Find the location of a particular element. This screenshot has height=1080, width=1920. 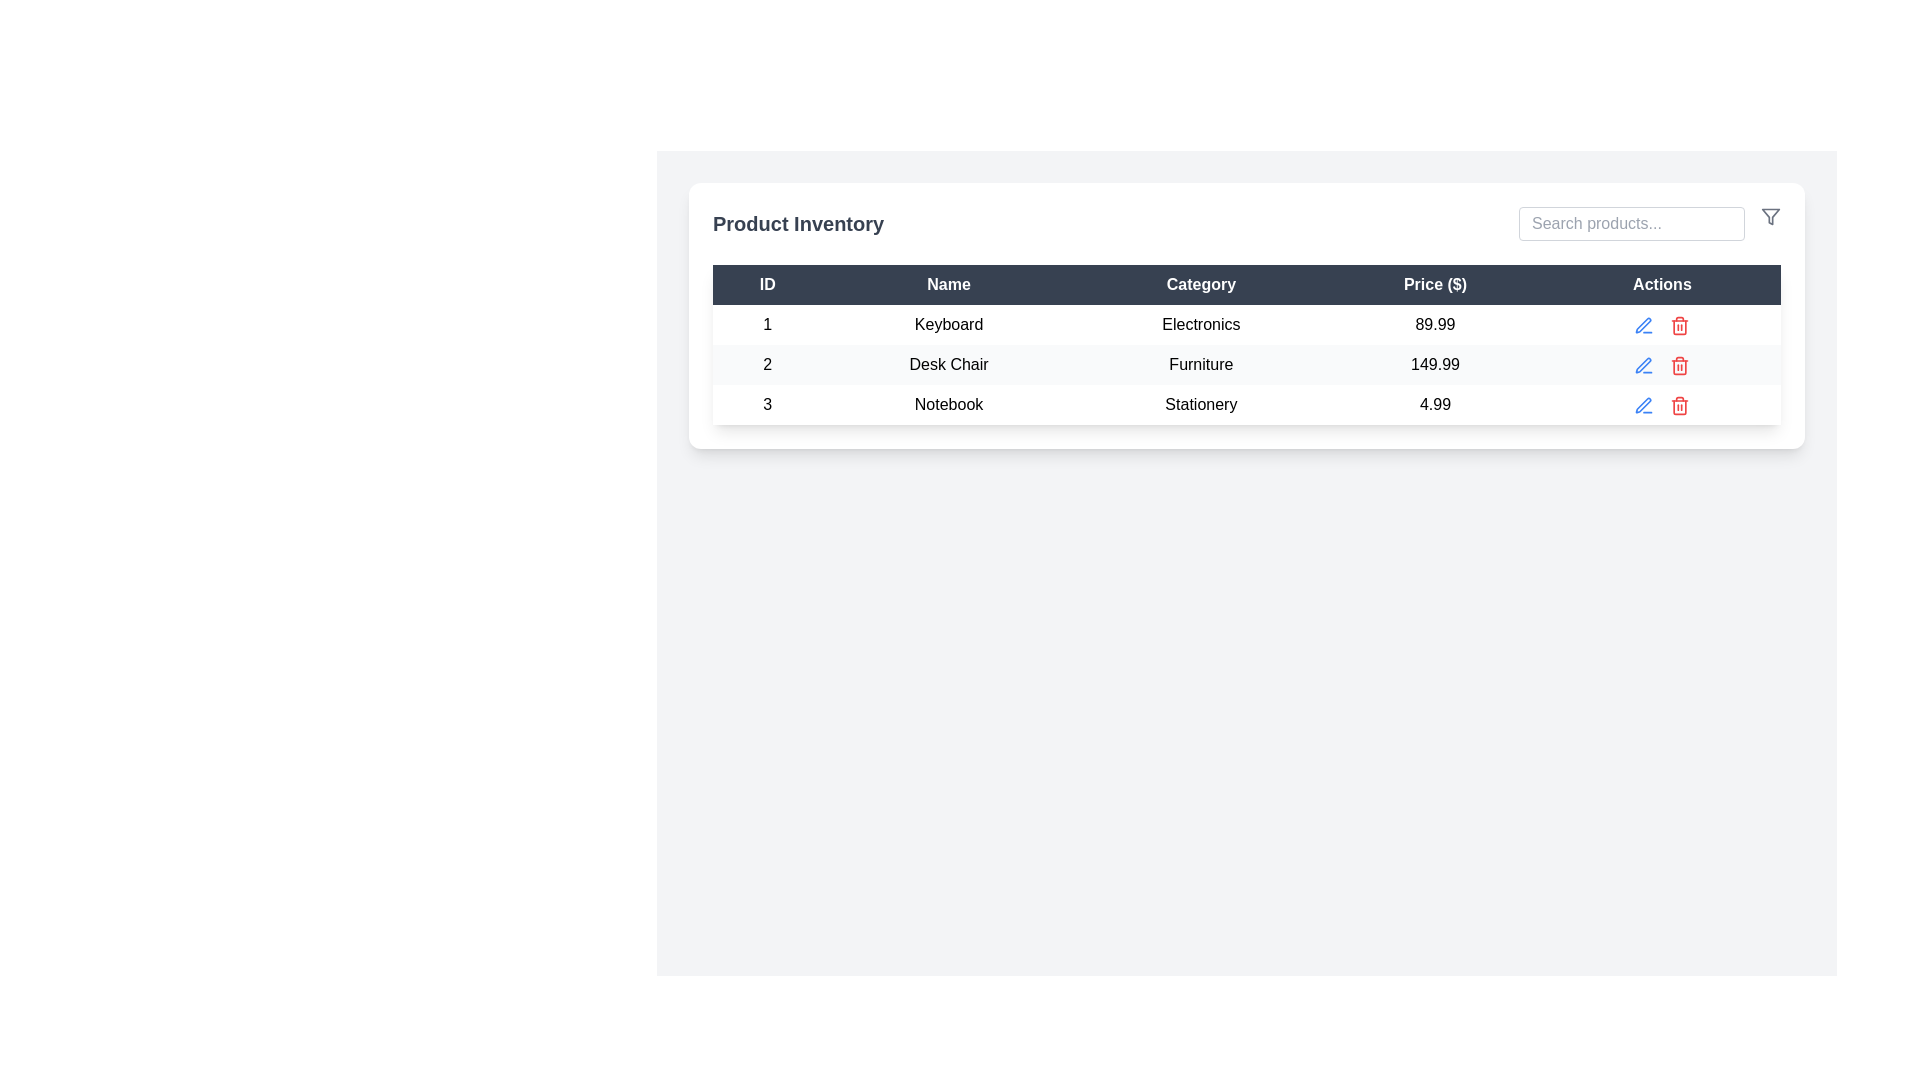

text content of the element displaying 'Desk Chair' in the second row of the table under the 'Name' column is located at coordinates (948, 365).